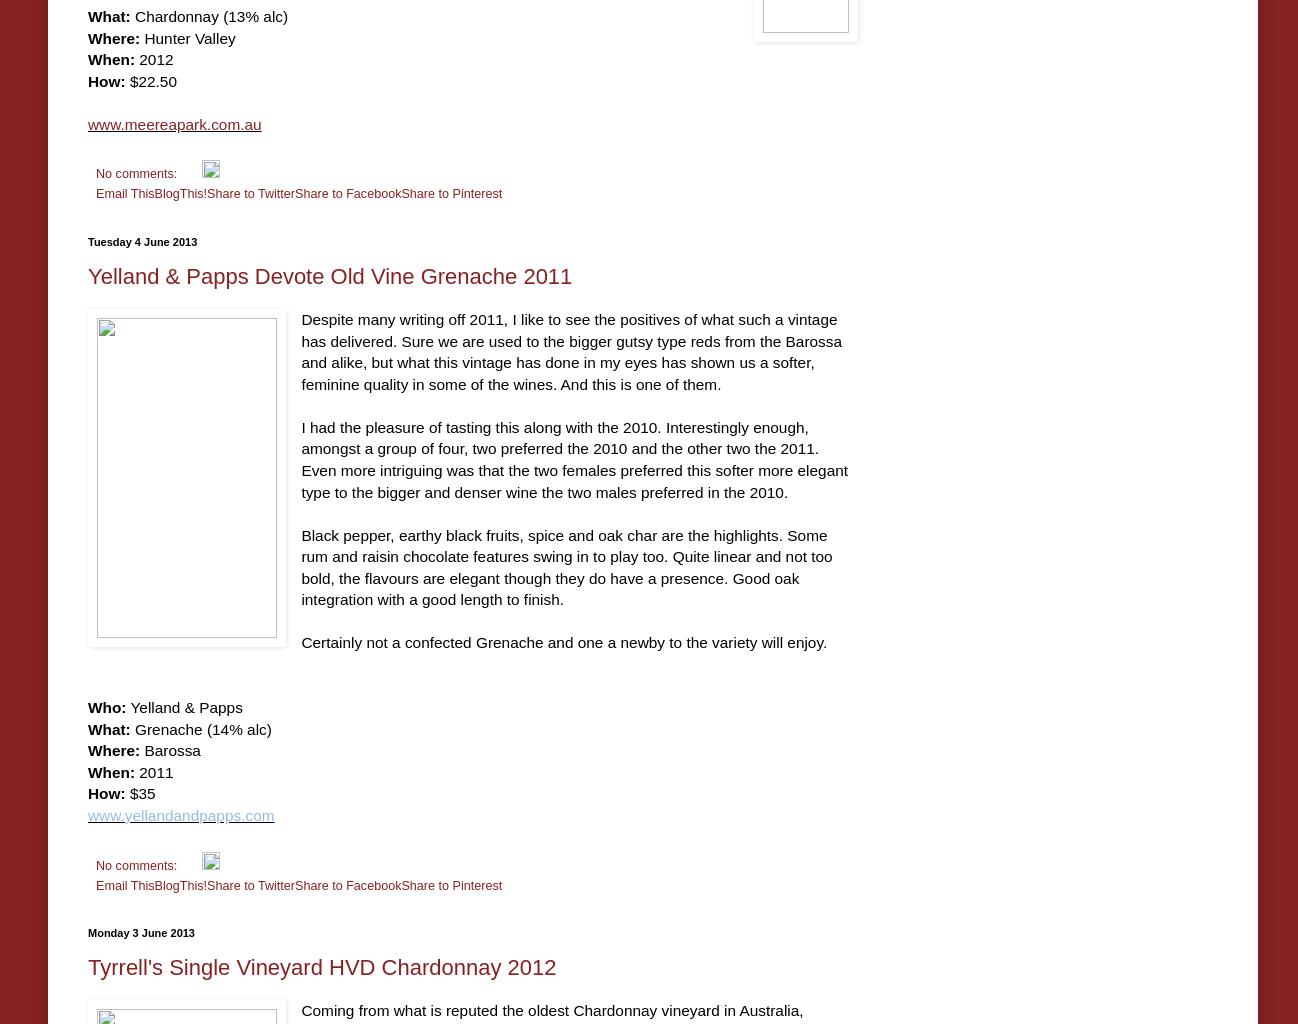 The width and height of the screenshot is (1298, 1024). What do you see at coordinates (140, 931) in the screenshot?
I see `'Monday 3 June 2013'` at bounding box center [140, 931].